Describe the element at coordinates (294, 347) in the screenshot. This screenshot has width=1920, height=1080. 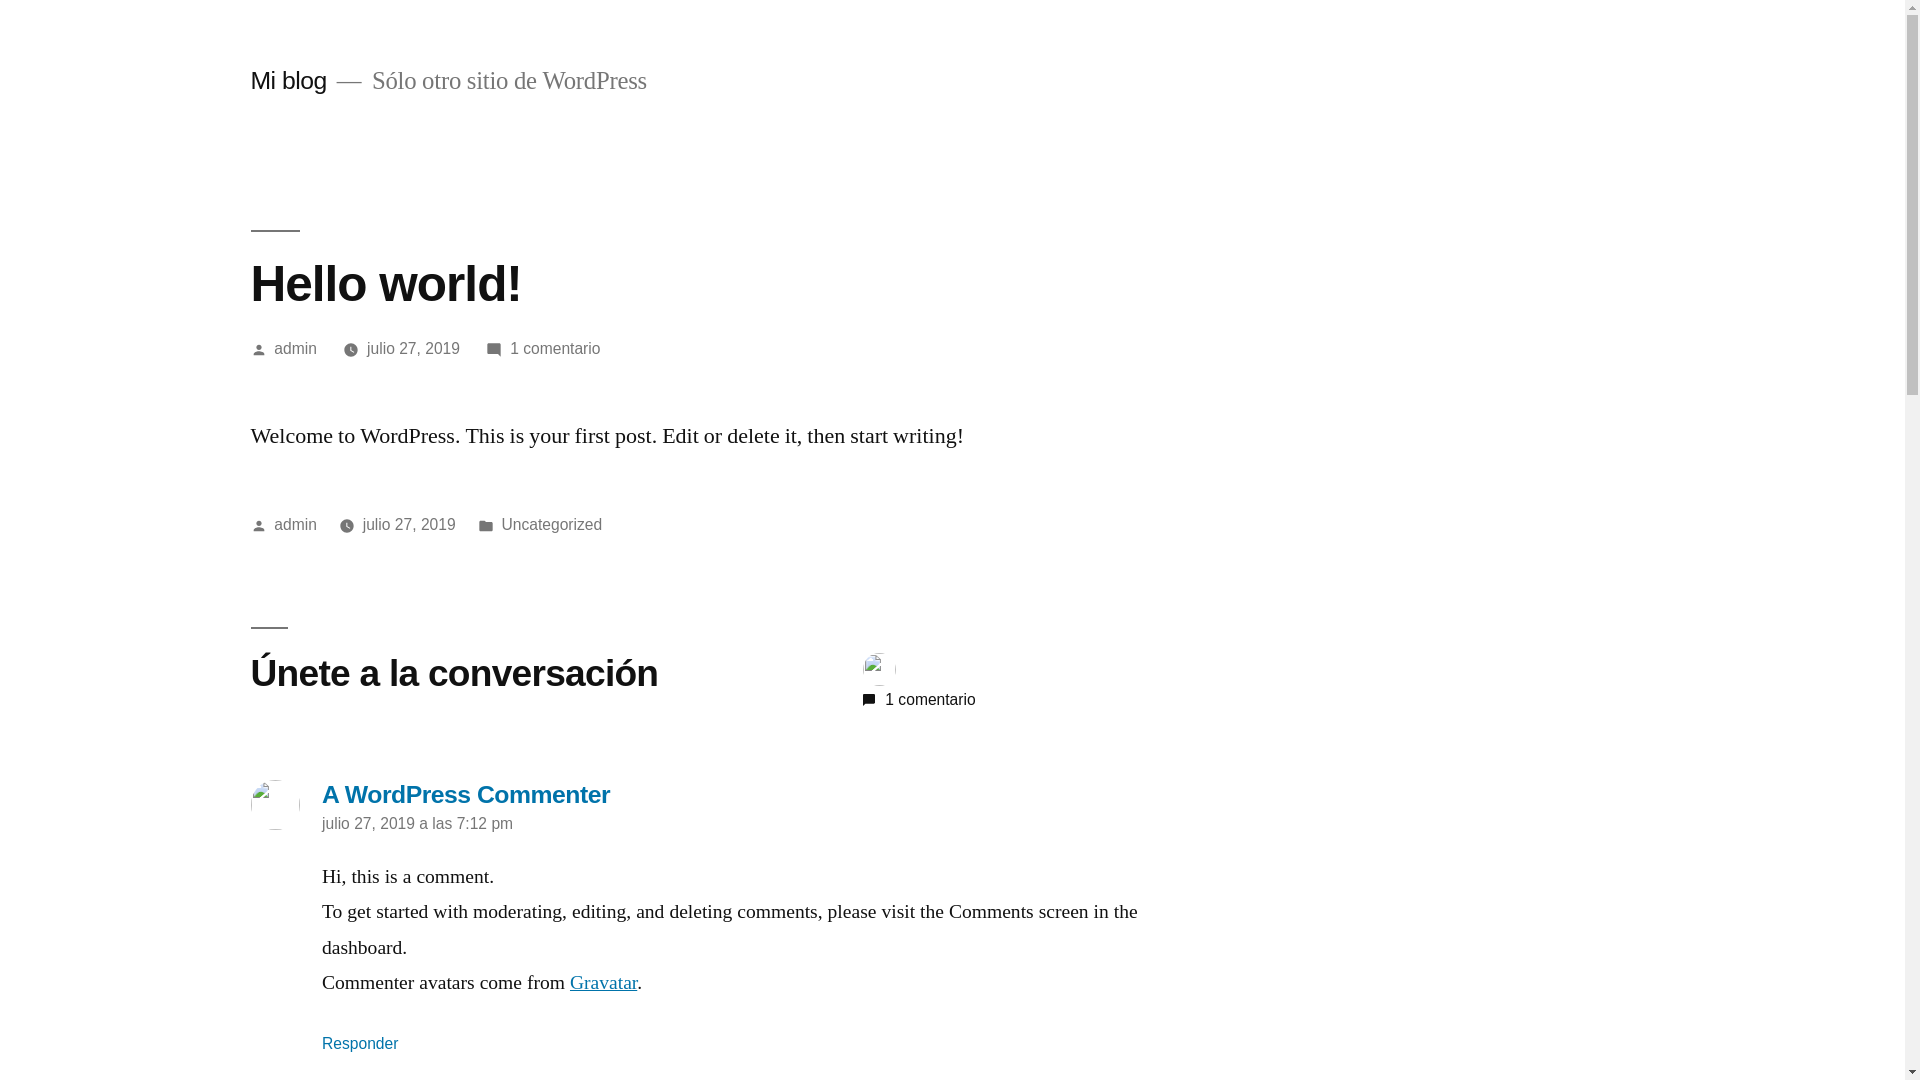
I see `'admin'` at that location.